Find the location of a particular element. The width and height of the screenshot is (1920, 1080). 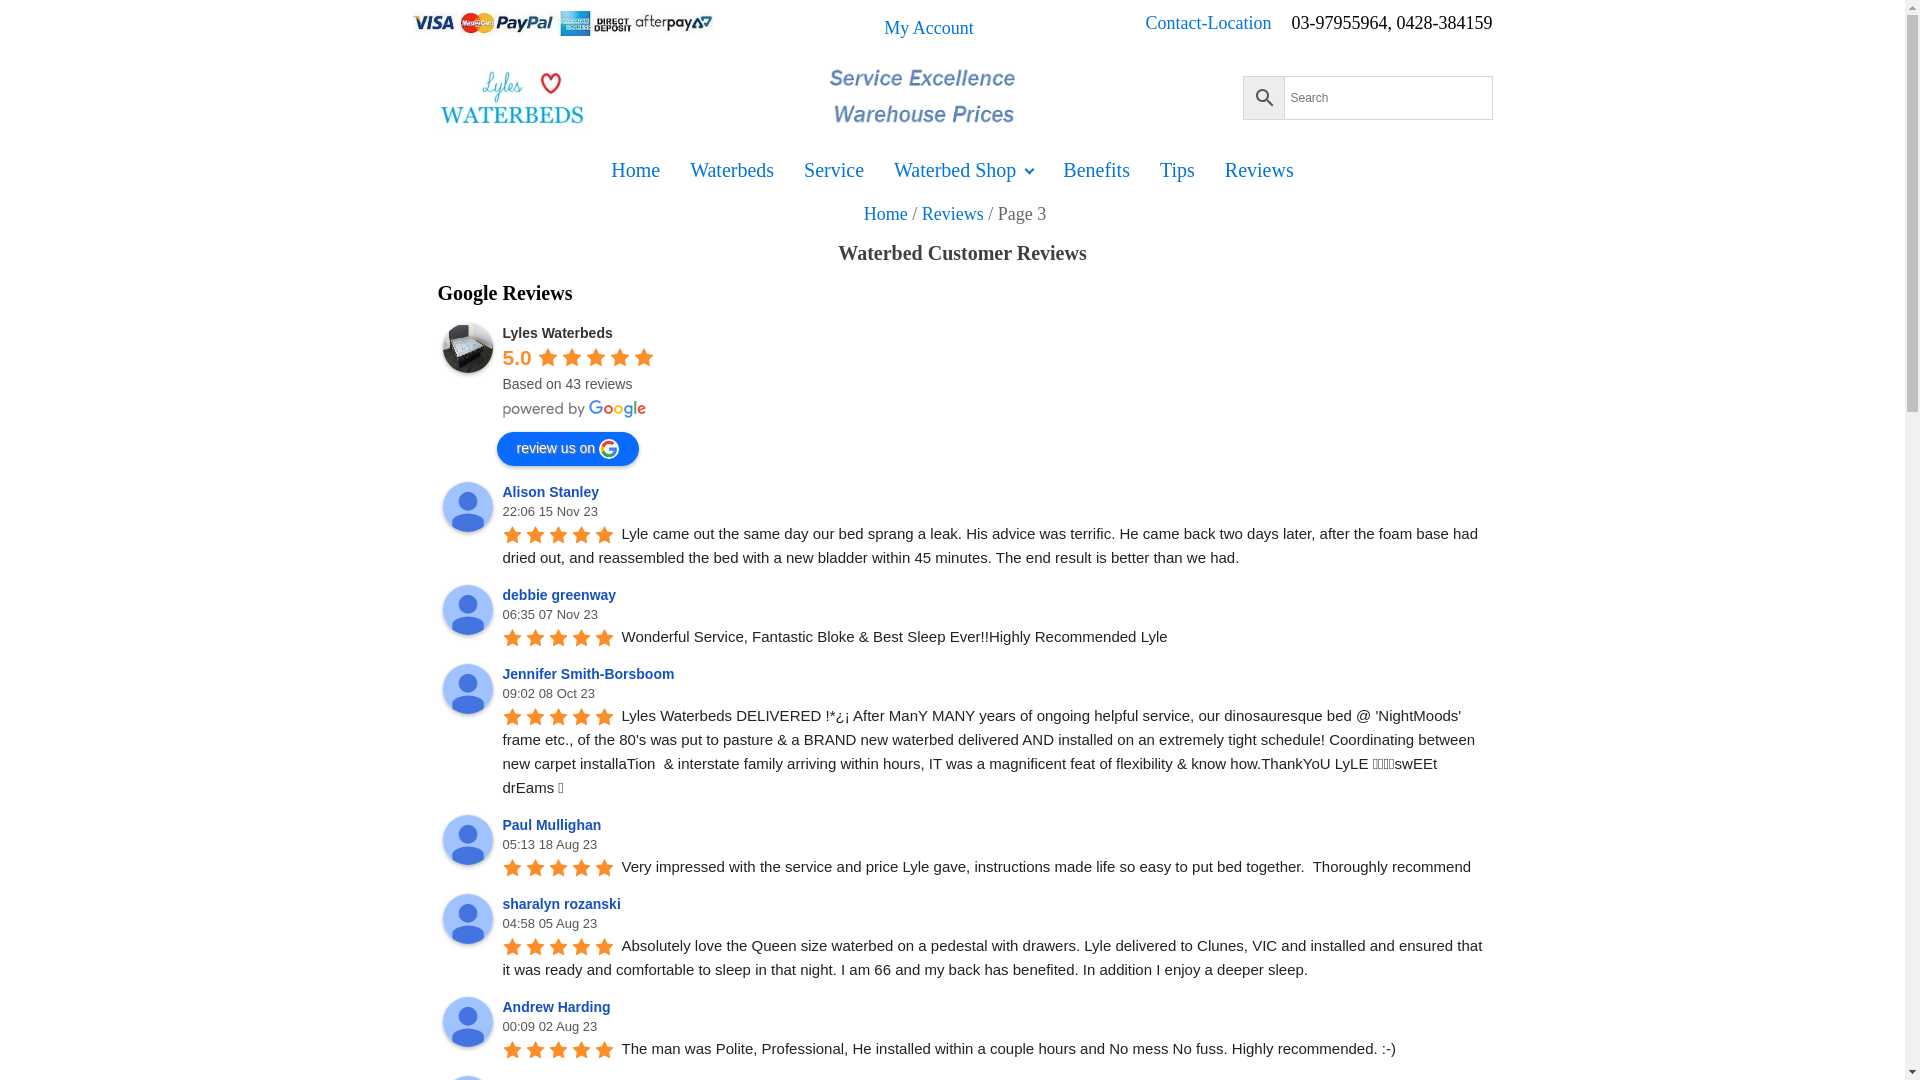

'sharalyn rozanski' is located at coordinates (465, 918).